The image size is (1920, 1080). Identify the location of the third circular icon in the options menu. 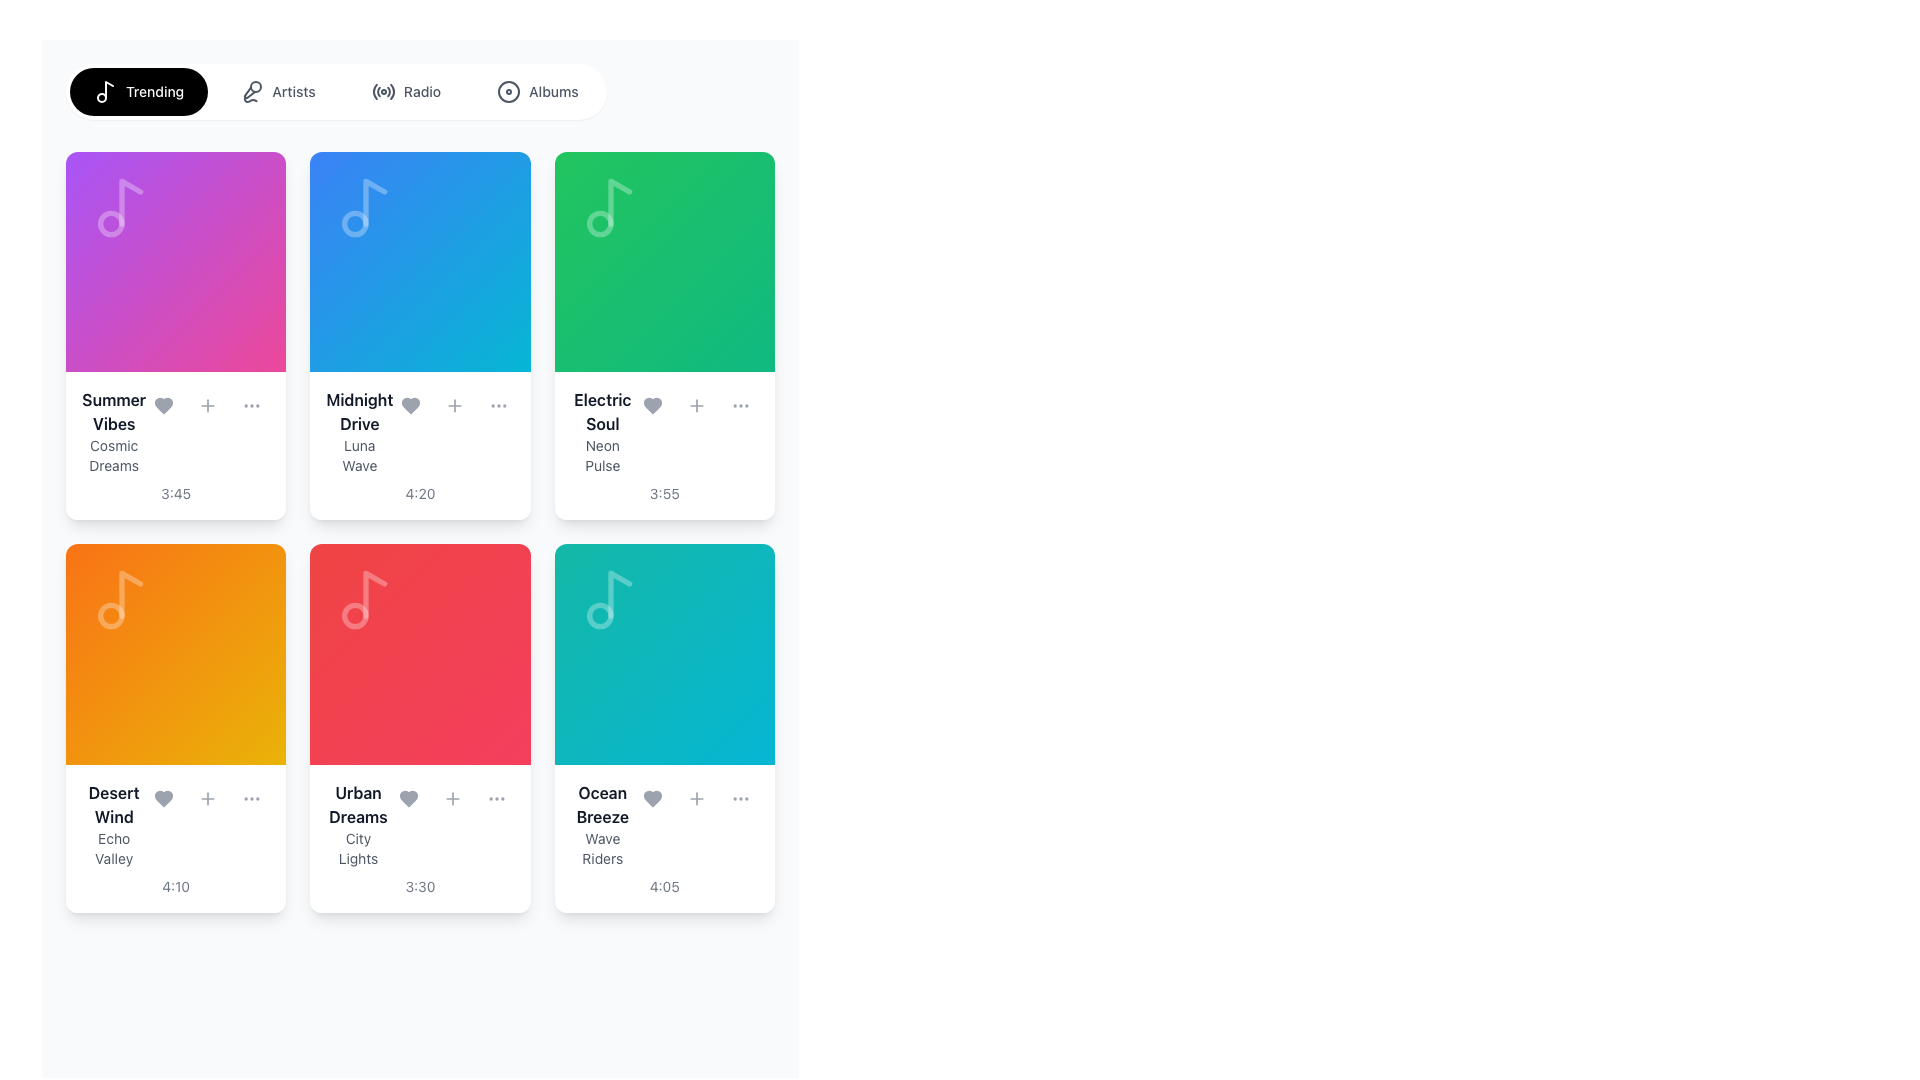
(251, 405).